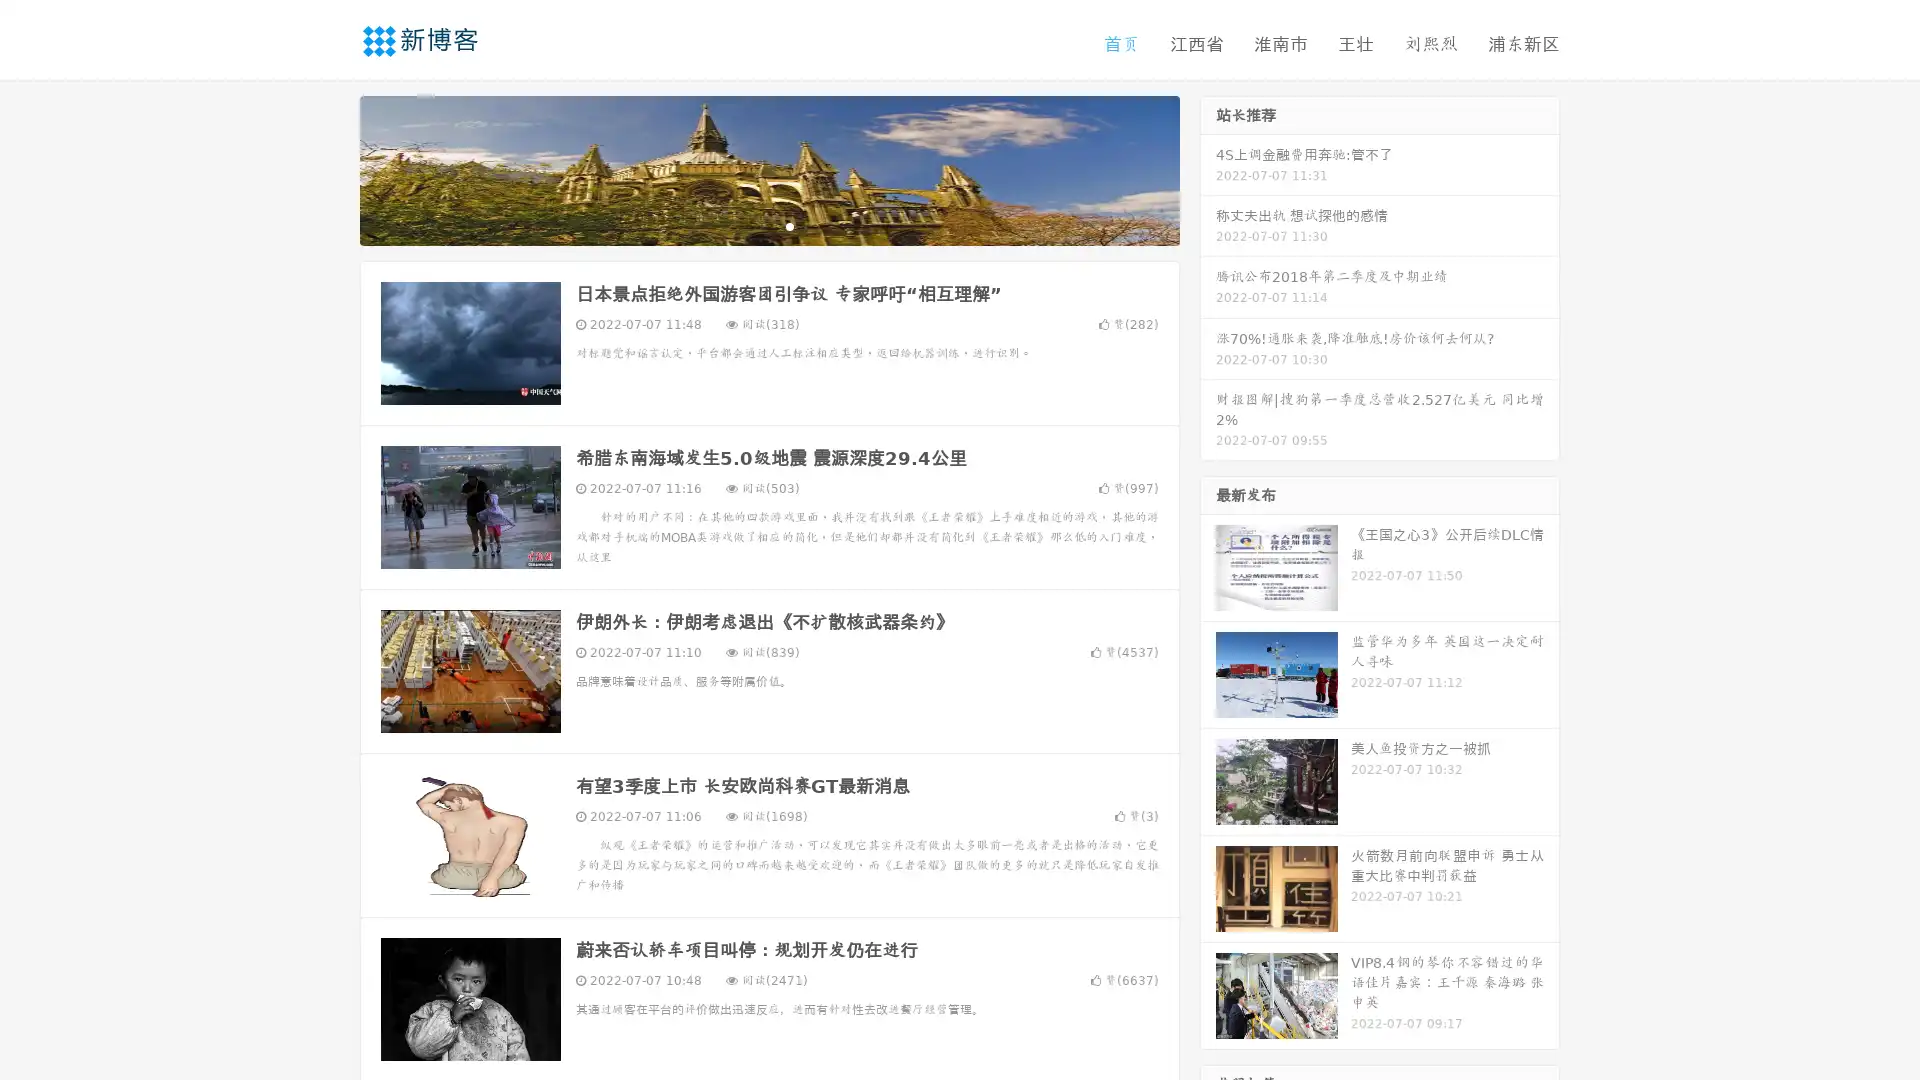 This screenshot has width=1920, height=1080. What do you see at coordinates (1208, 168) in the screenshot?
I see `Next slide` at bounding box center [1208, 168].